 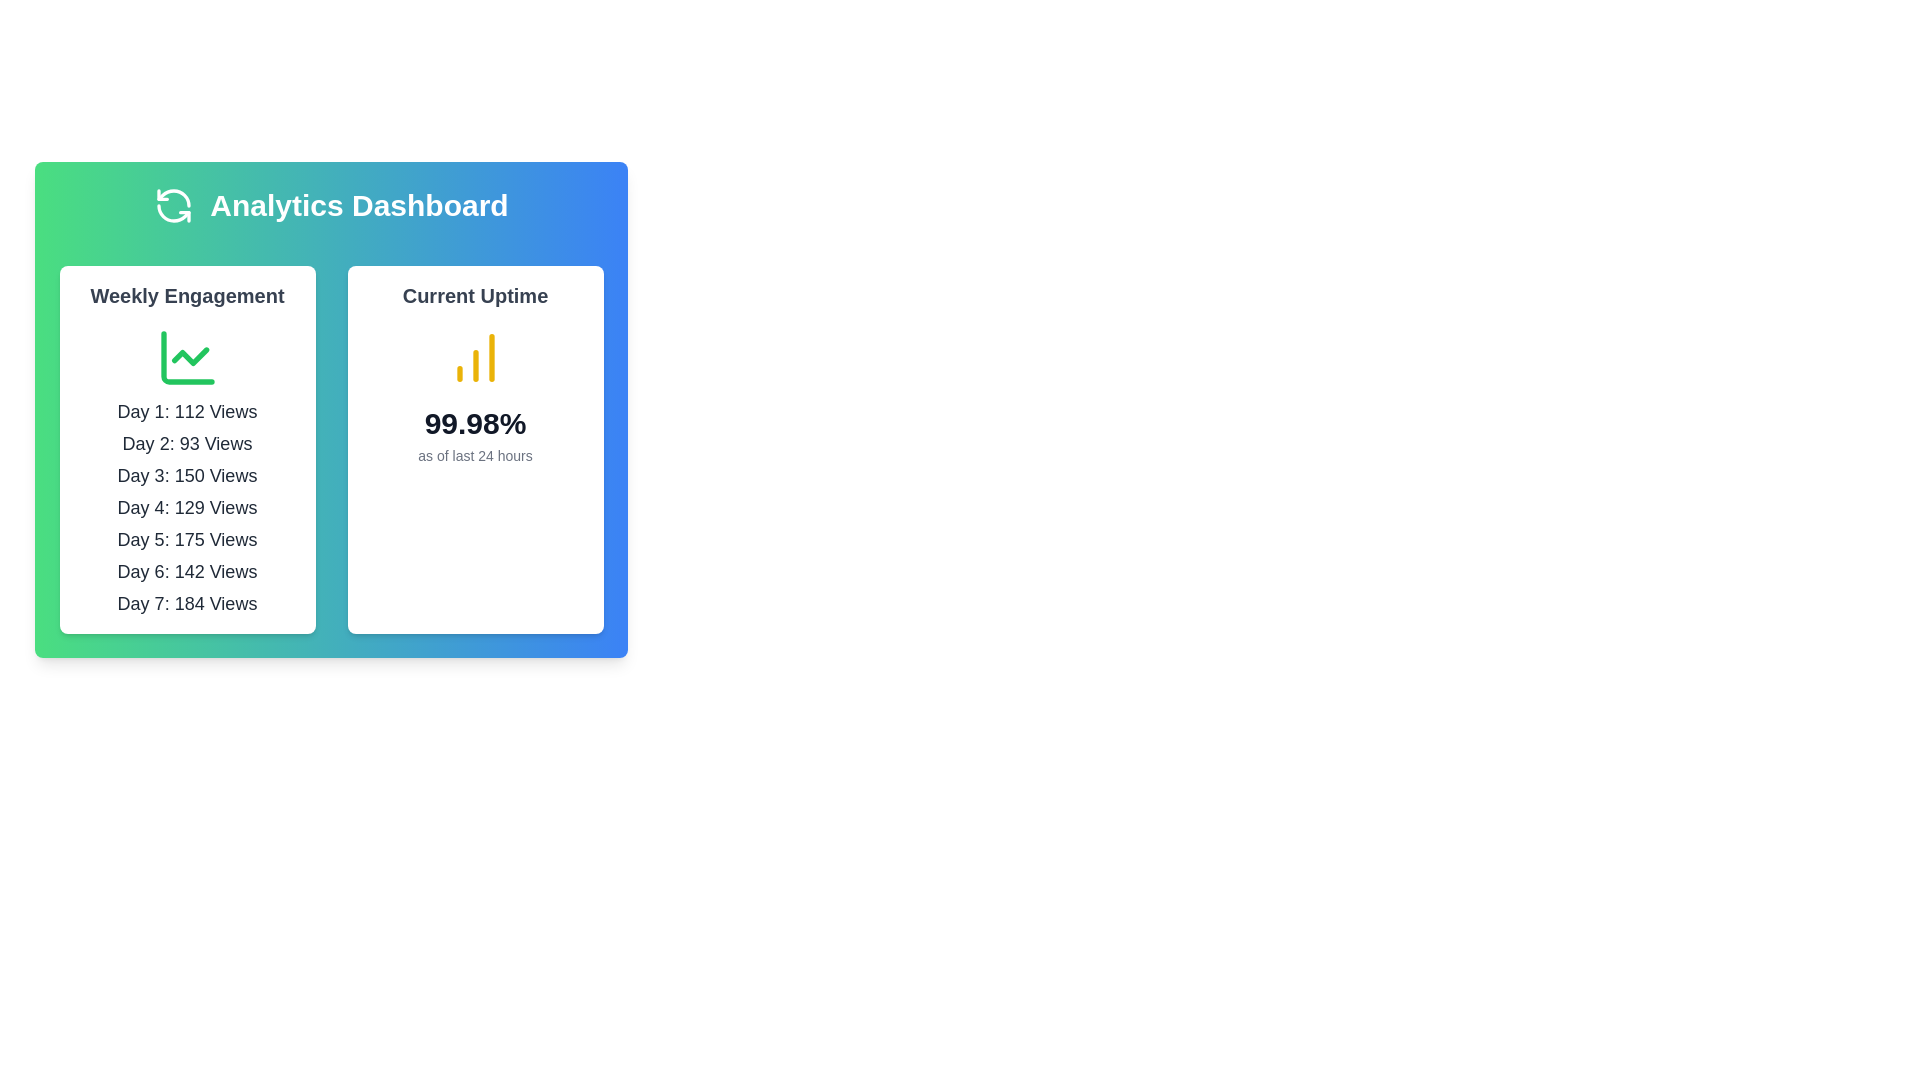 I want to click on and analyze the statistics from the text block located in the left panel of the dashboard below the 'Weekly Engagement' header, so click(x=187, y=507).